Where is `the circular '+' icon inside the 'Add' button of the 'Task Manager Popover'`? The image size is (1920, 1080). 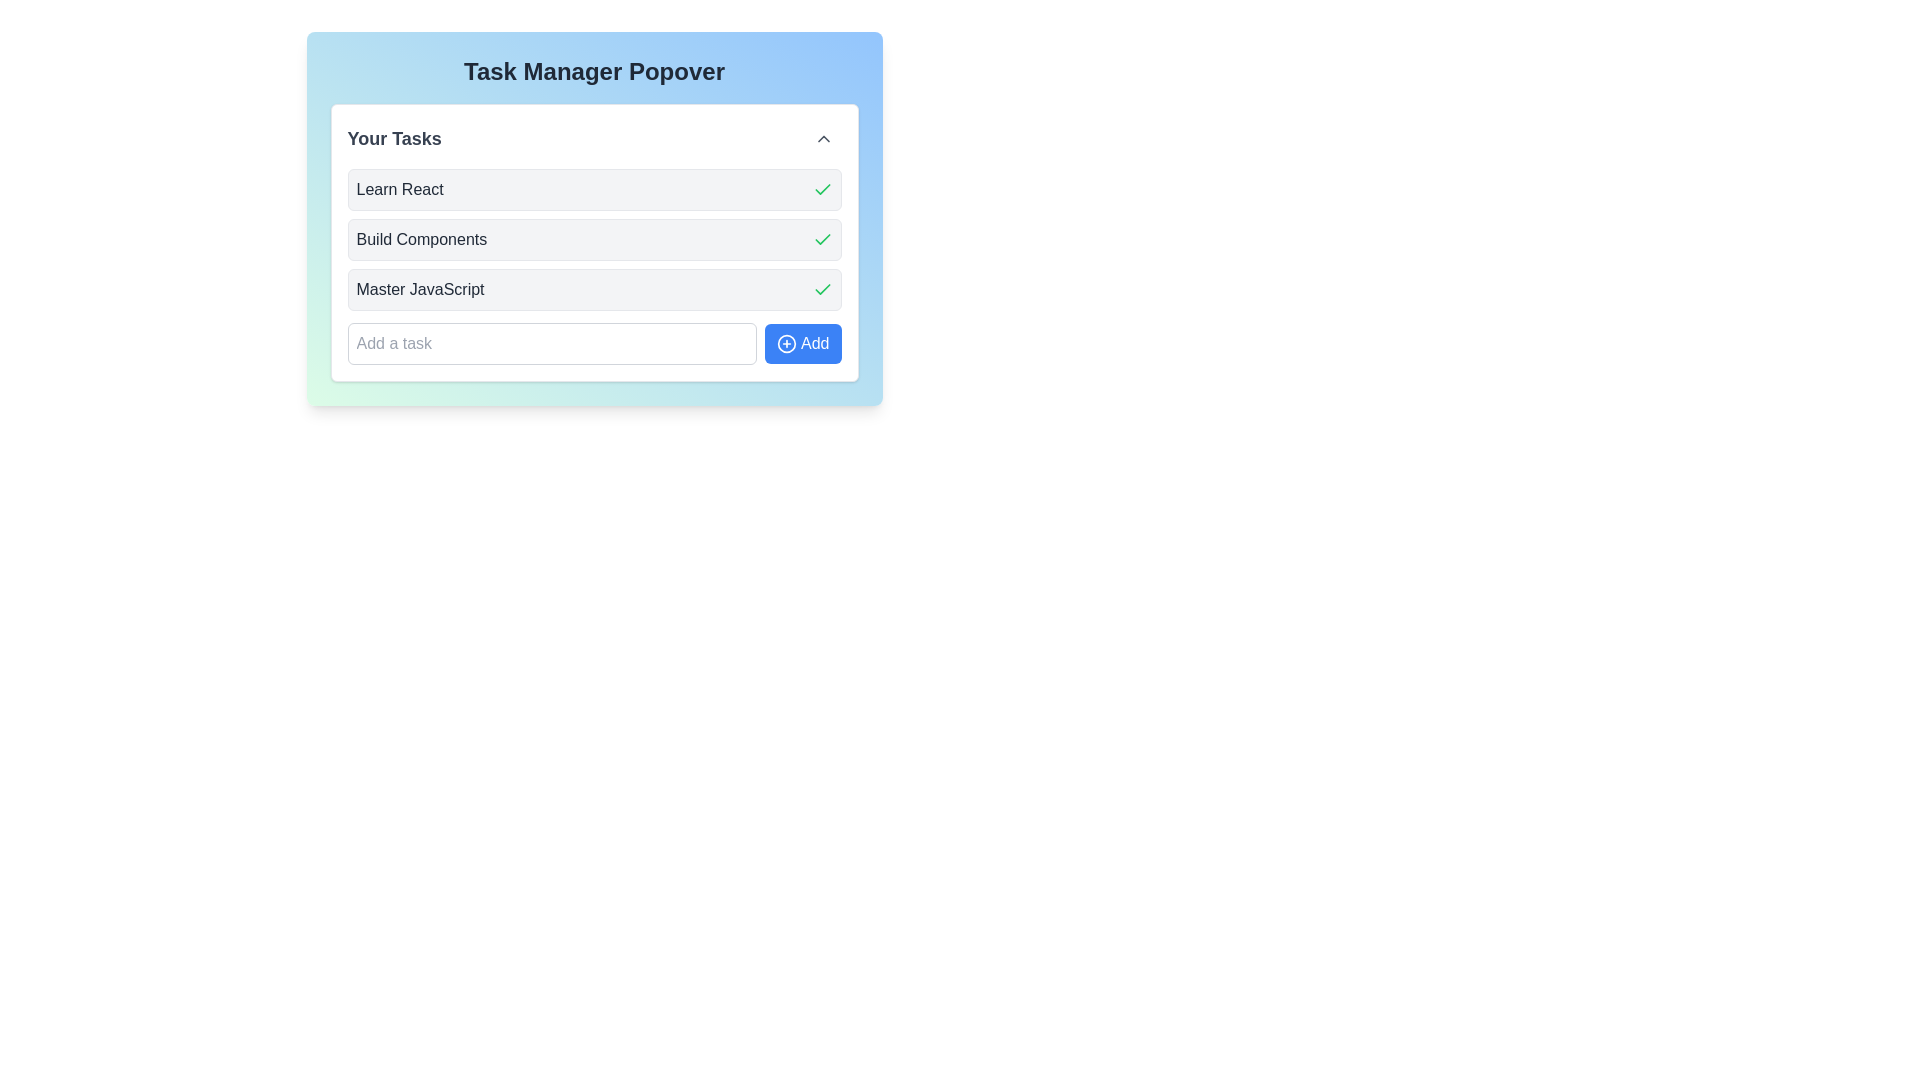 the circular '+' icon inside the 'Add' button of the 'Task Manager Popover' is located at coordinates (786, 342).